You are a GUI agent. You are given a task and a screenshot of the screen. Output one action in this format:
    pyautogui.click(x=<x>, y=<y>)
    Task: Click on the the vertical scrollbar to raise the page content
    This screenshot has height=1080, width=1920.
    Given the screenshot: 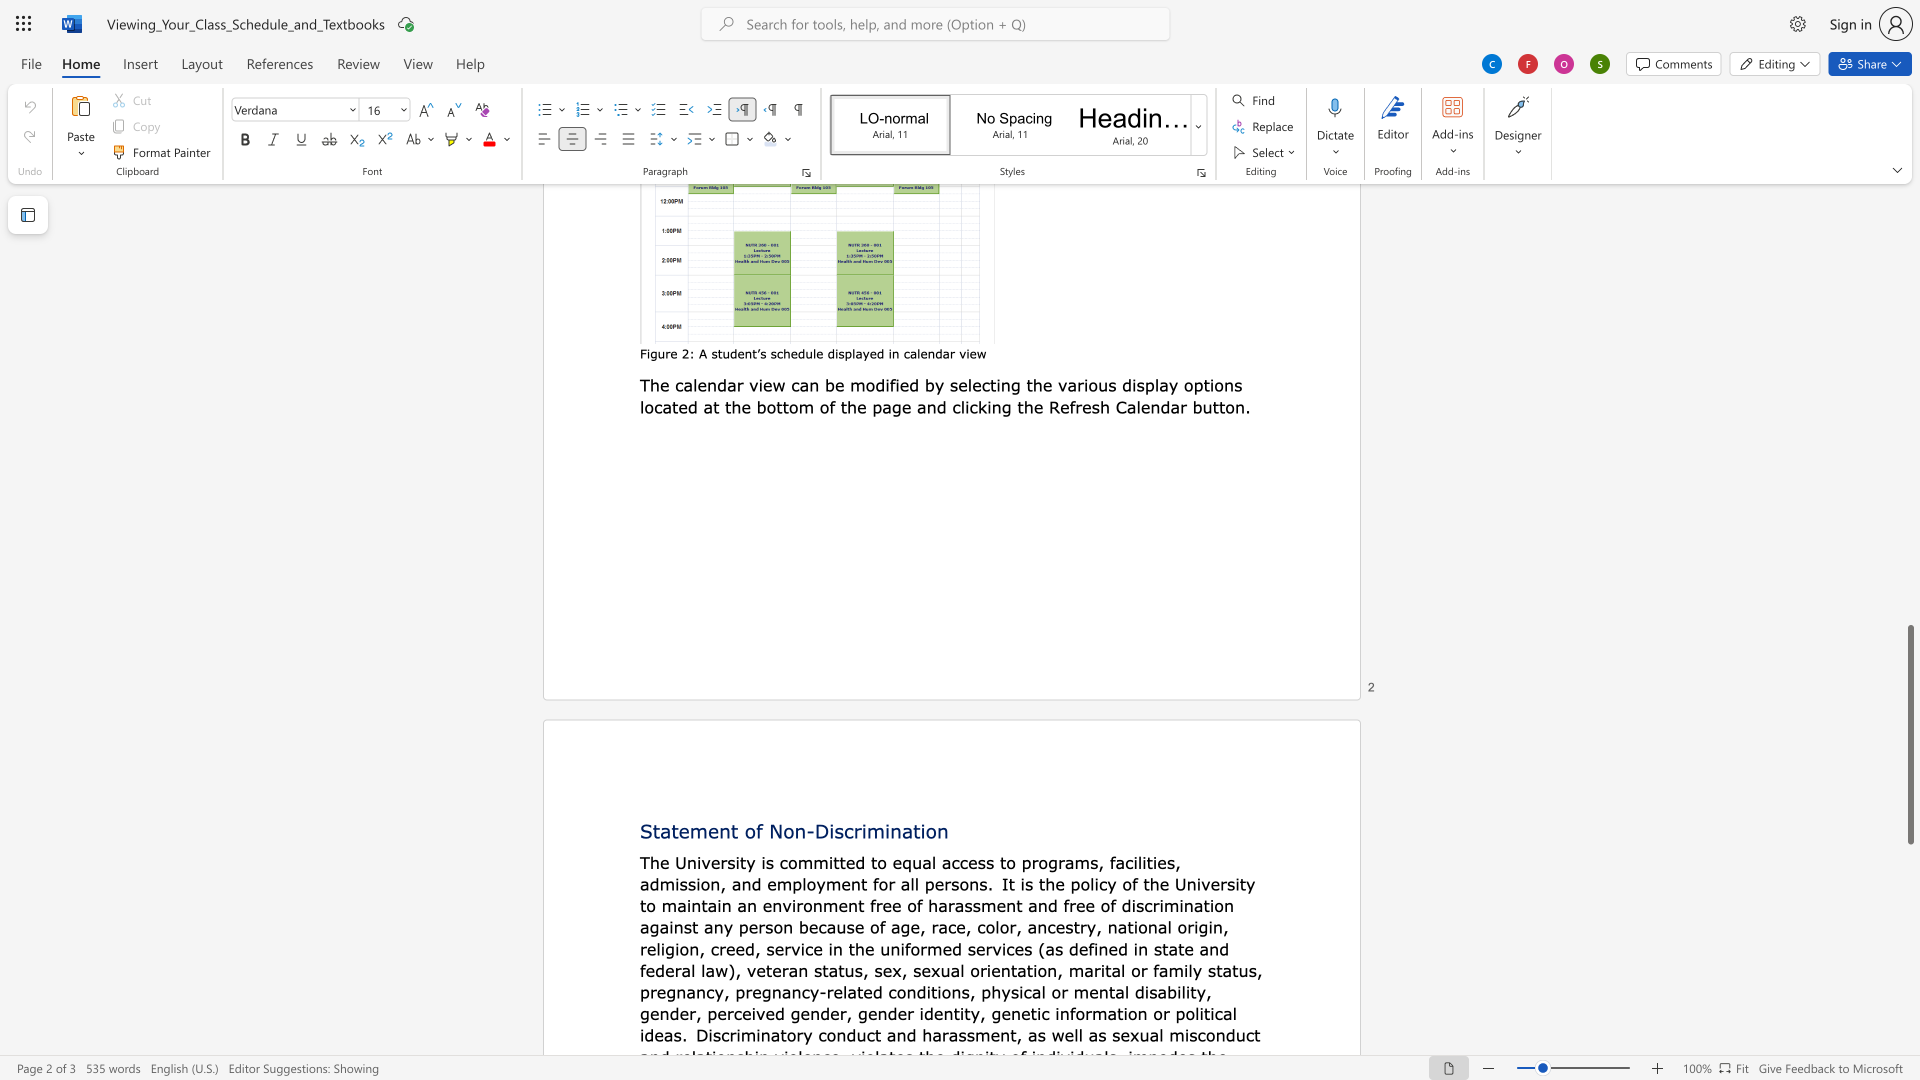 What is the action you would take?
    pyautogui.click(x=1909, y=479)
    